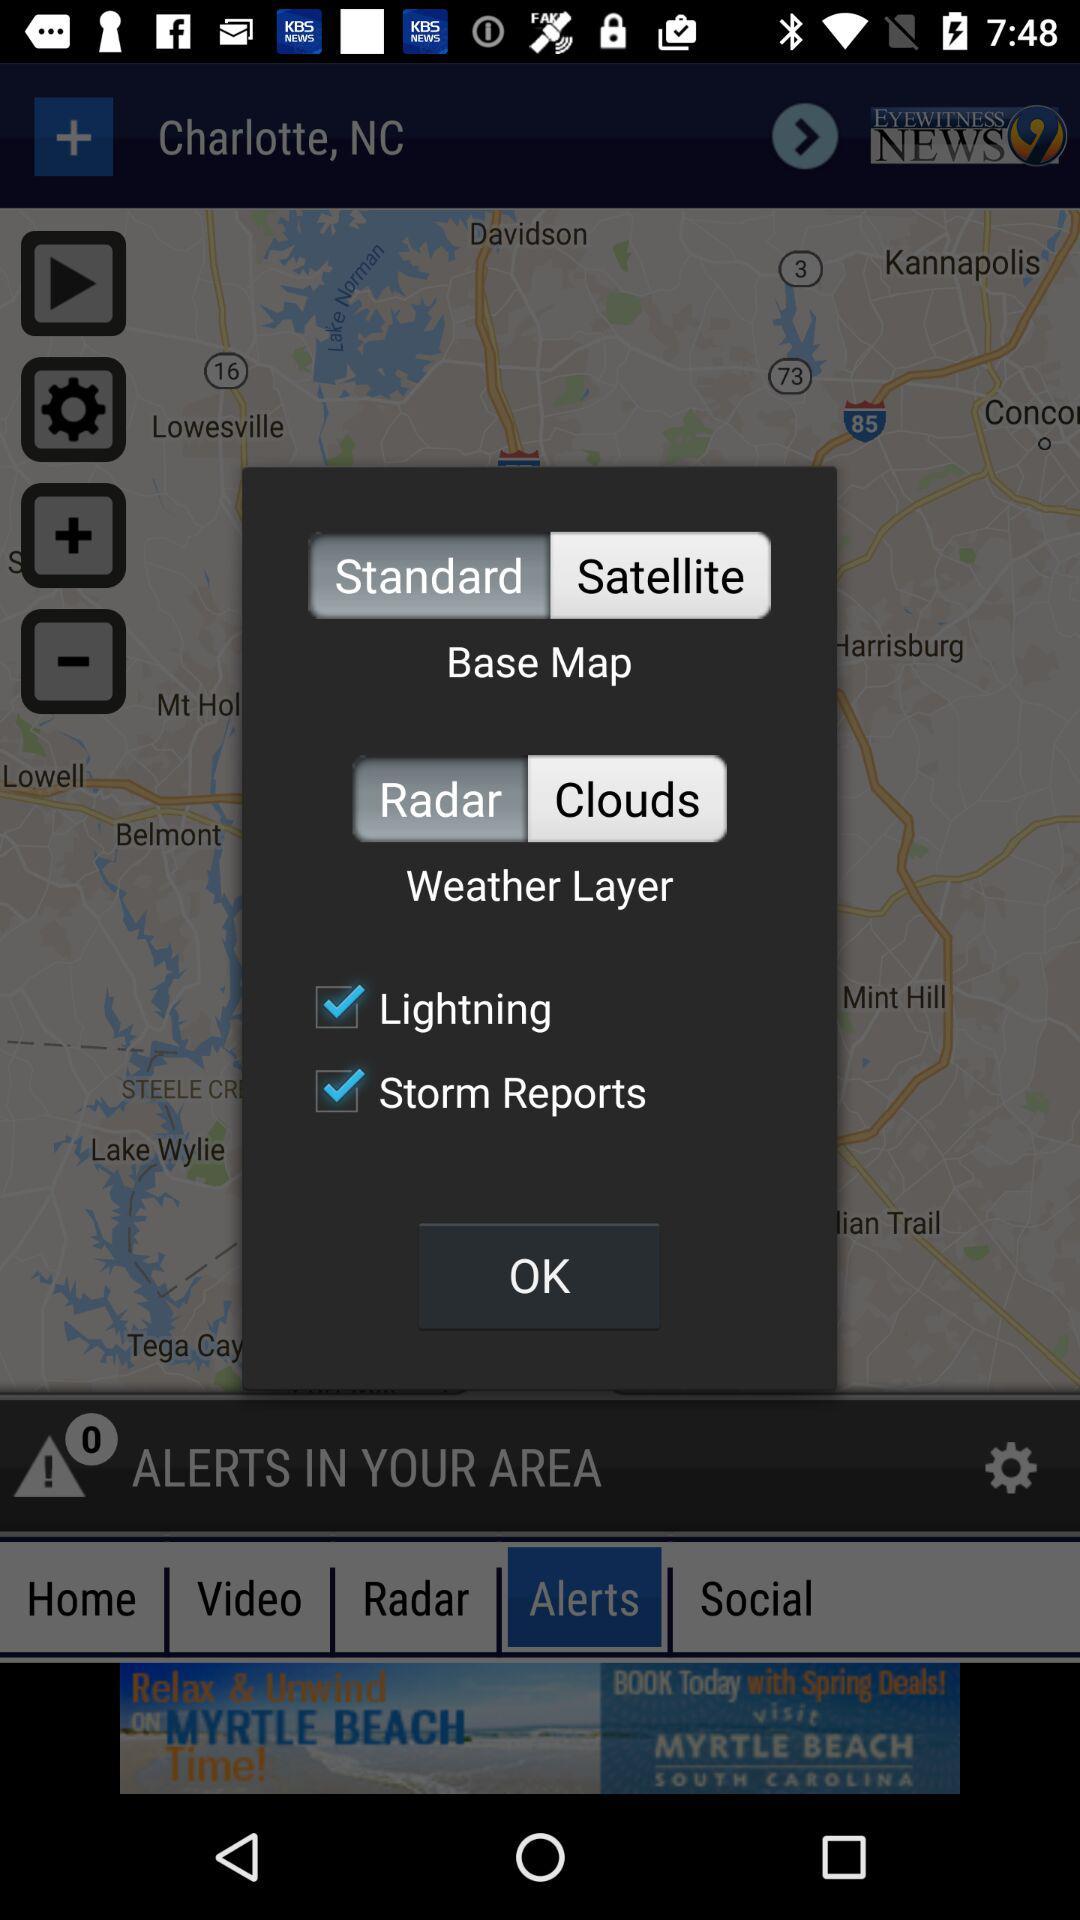 This screenshot has width=1080, height=1920. I want to click on item below storm reports icon, so click(538, 1274).